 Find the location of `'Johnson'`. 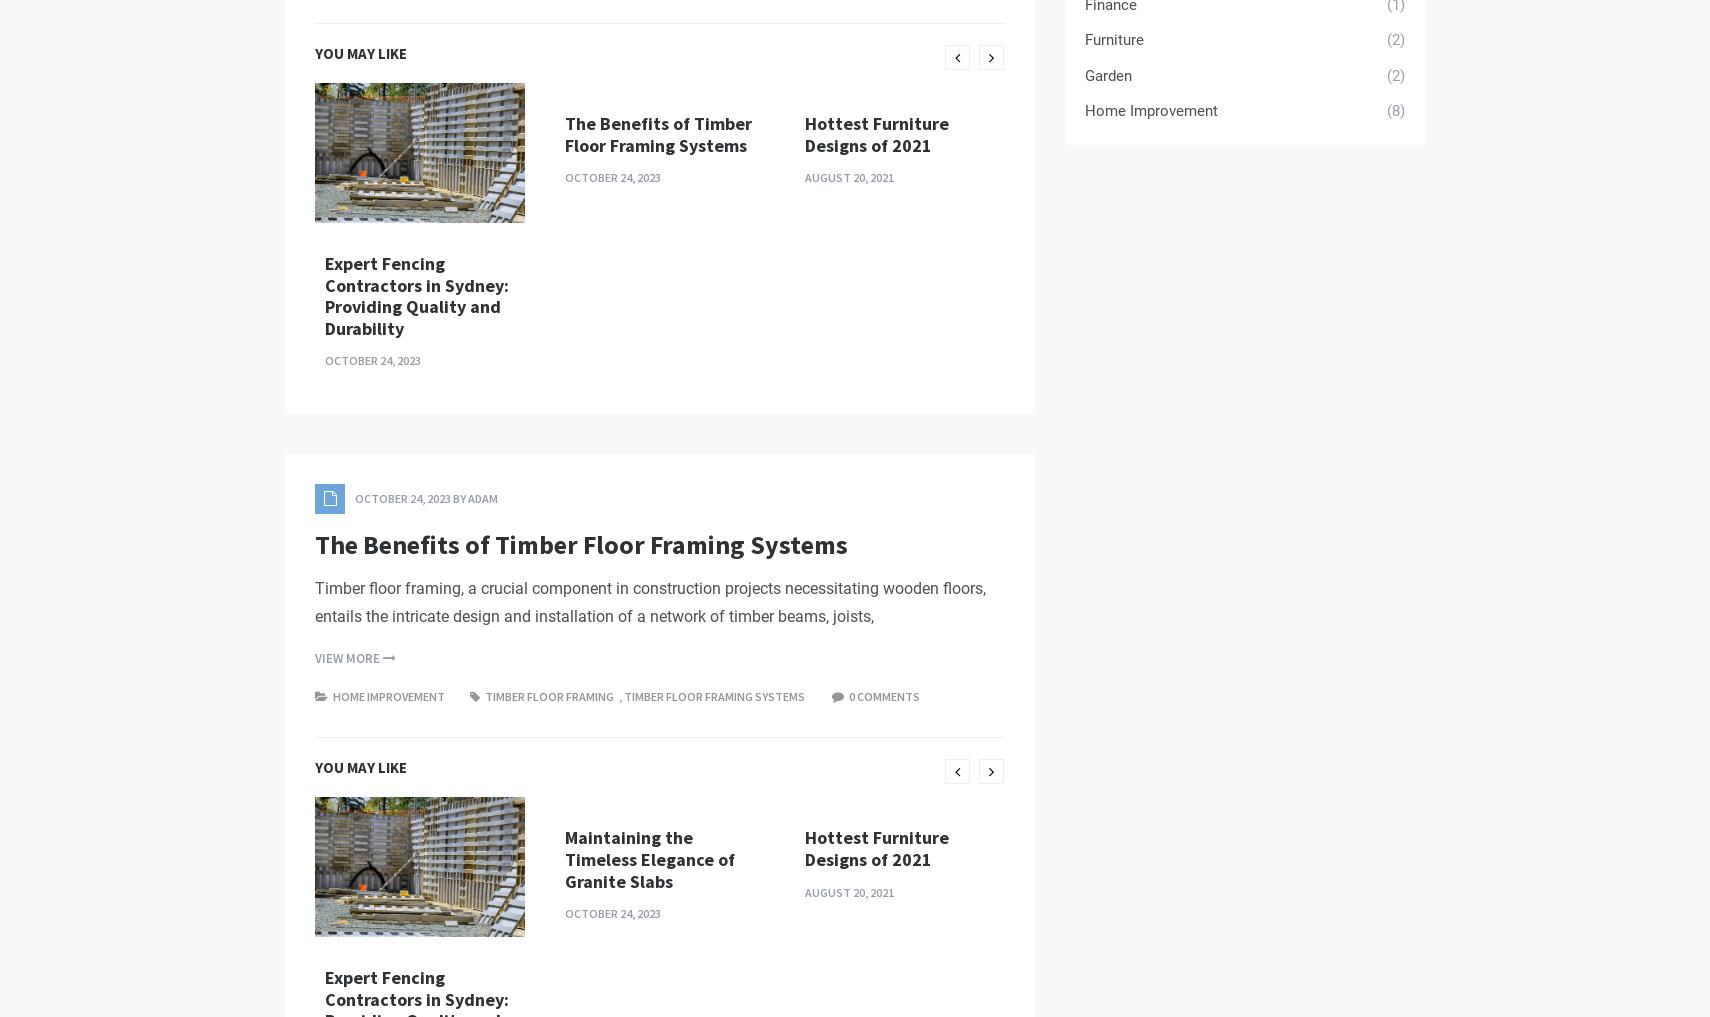

'Johnson' is located at coordinates (468, 124).